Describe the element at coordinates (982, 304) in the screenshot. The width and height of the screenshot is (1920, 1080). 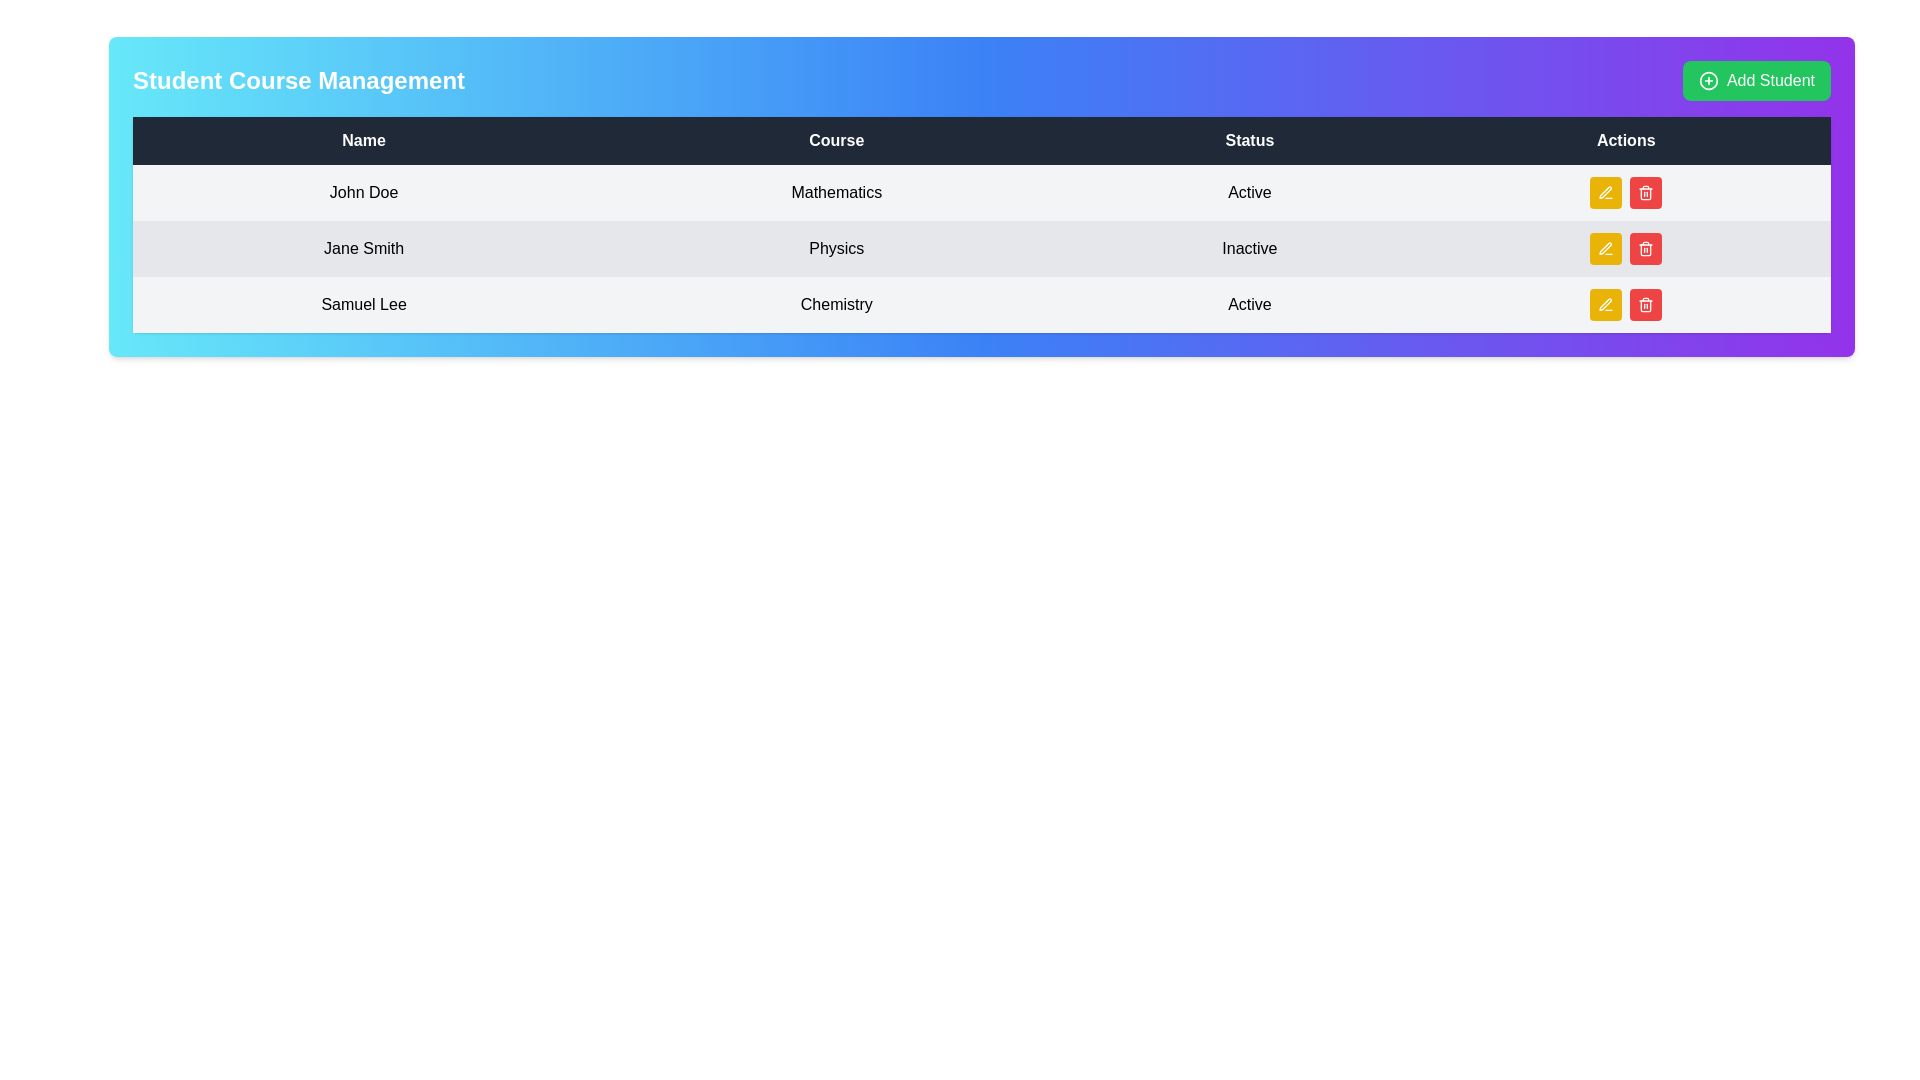
I see `the third row of the table displaying a student's information, which is located between the row with 'Jane Smith' and the rows below it` at that location.